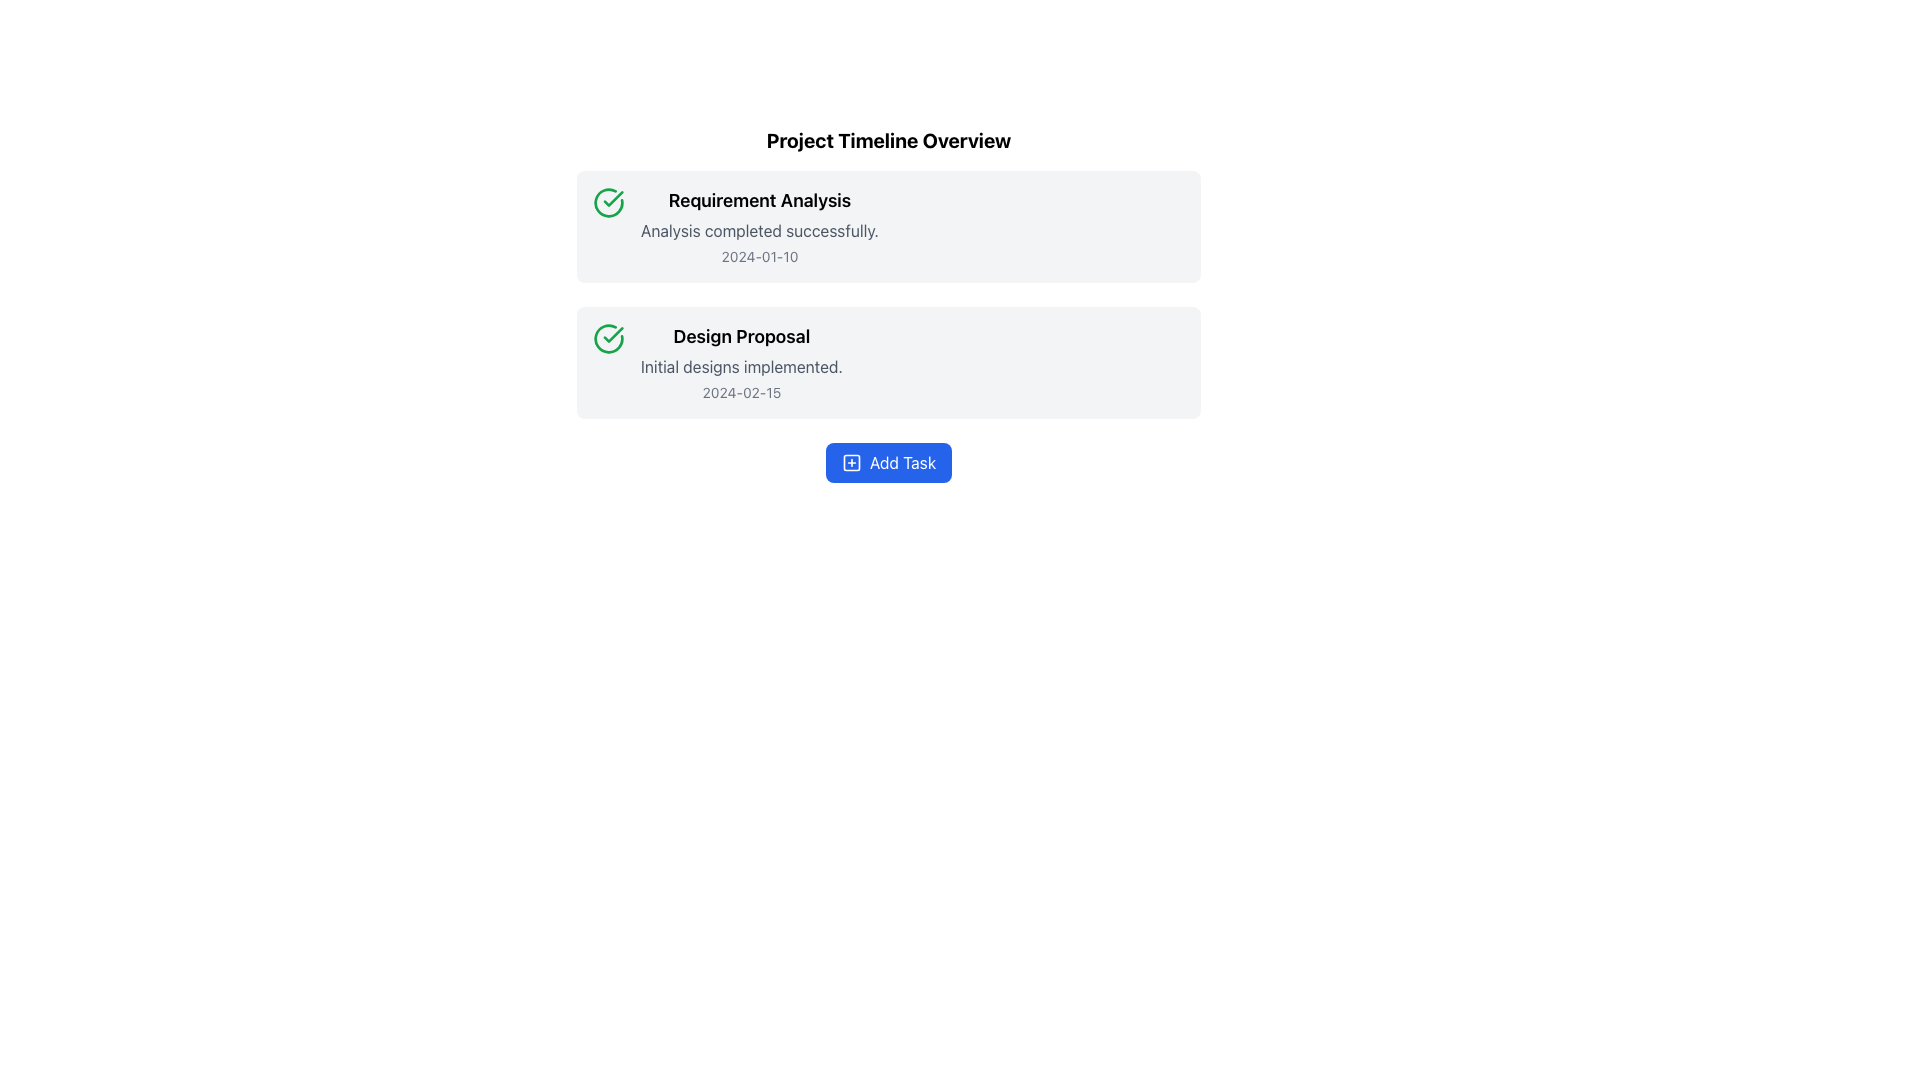  Describe the element at coordinates (758, 256) in the screenshot. I see `the static text label displaying the date in 'YYYY-MM-DD' format, which is styled in a small, gray font and located below the text 'Analysis completed successfully.' within the 'Requirement Analysis' section` at that location.